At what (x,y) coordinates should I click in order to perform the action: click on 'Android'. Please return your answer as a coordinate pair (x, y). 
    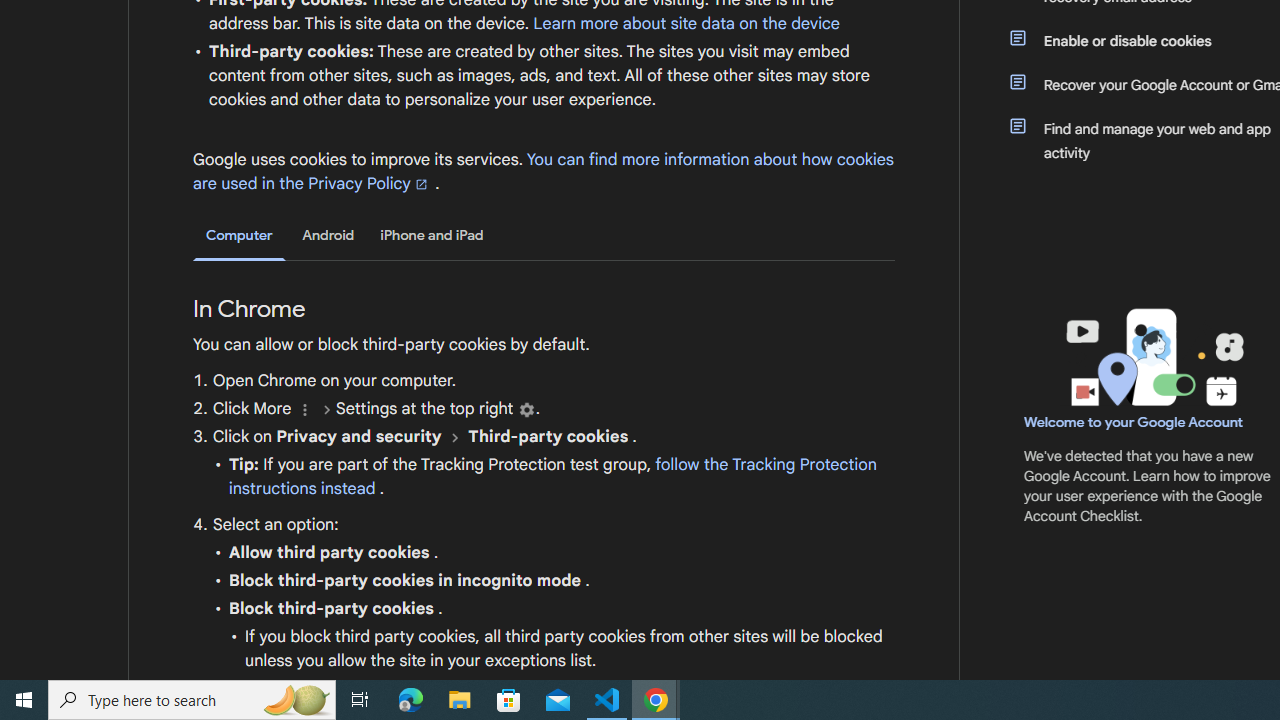
    Looking at the image, I should click on (328, 234).